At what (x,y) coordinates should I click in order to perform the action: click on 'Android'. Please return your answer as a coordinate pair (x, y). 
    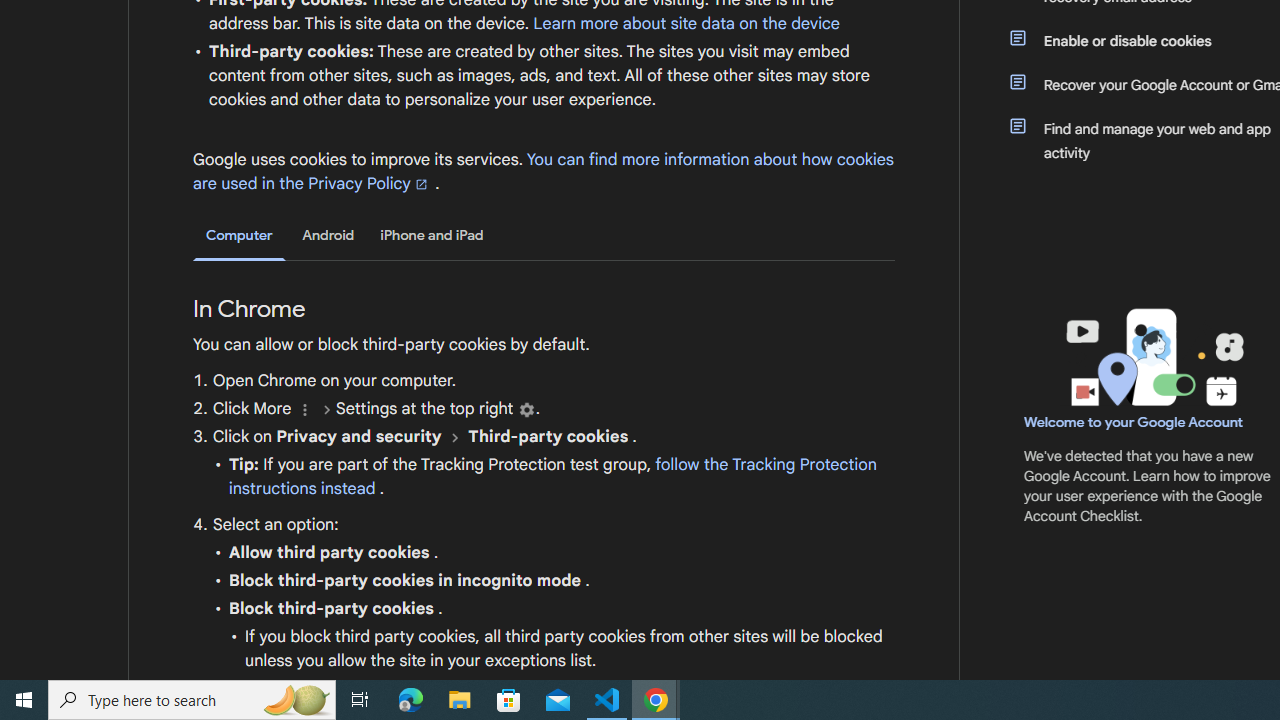
    Looking at the image, I should click on (328, 234).